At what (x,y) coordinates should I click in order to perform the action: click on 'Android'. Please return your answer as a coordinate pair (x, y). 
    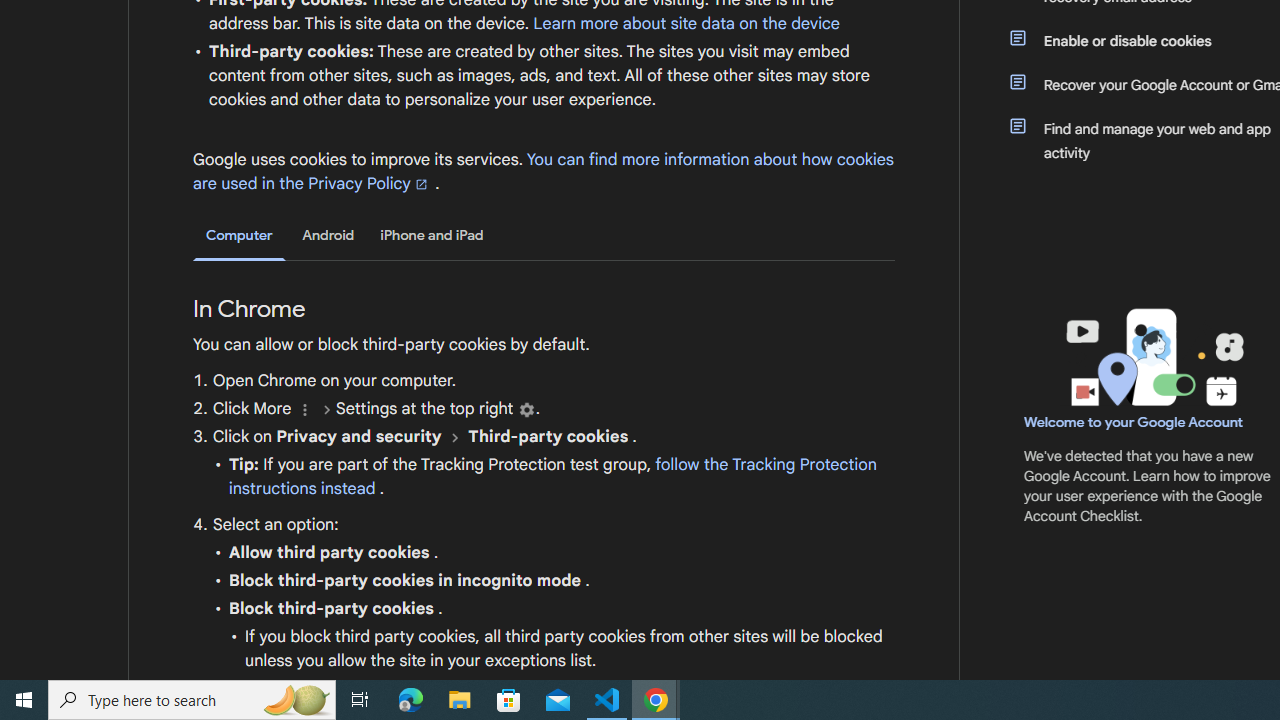
    Looking at the image, I should click on (328, 234).